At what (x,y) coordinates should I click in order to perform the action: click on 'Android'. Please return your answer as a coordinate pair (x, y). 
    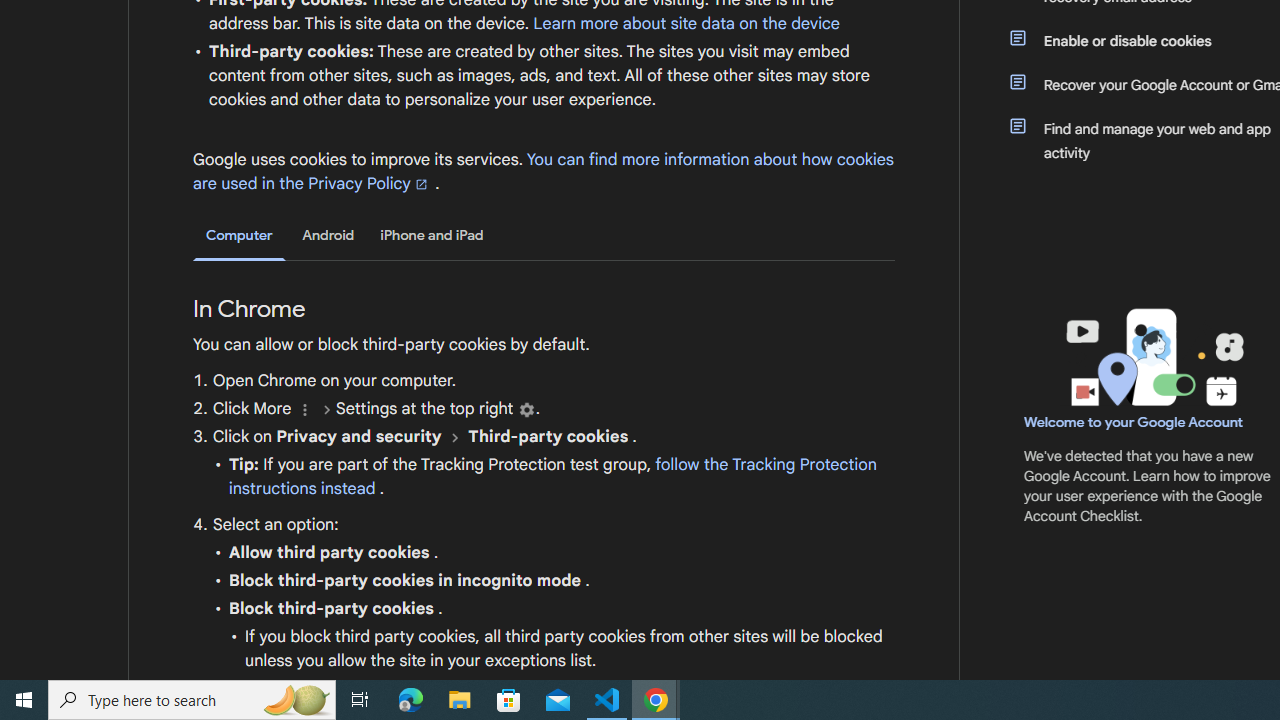
    Looking at the image, I should click on (328, 234).